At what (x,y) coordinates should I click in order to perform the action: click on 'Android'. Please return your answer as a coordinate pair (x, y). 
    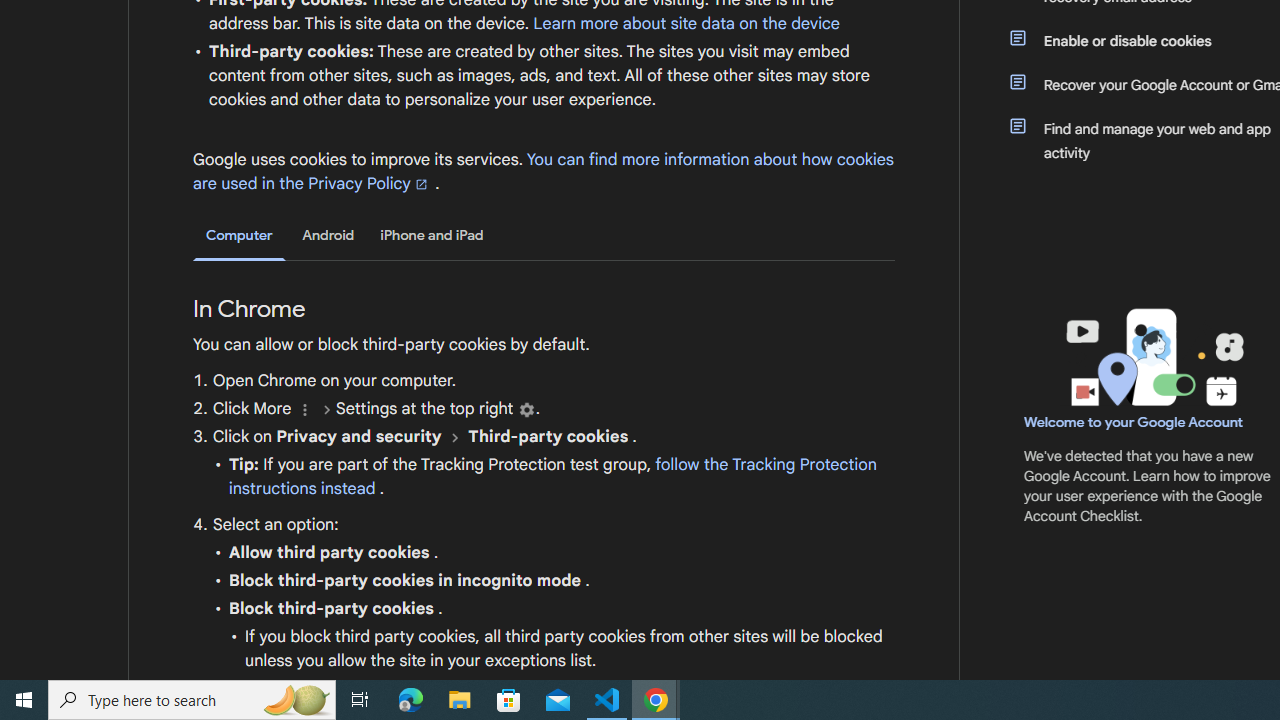
    Looking at the image, I should click on (328, 234).